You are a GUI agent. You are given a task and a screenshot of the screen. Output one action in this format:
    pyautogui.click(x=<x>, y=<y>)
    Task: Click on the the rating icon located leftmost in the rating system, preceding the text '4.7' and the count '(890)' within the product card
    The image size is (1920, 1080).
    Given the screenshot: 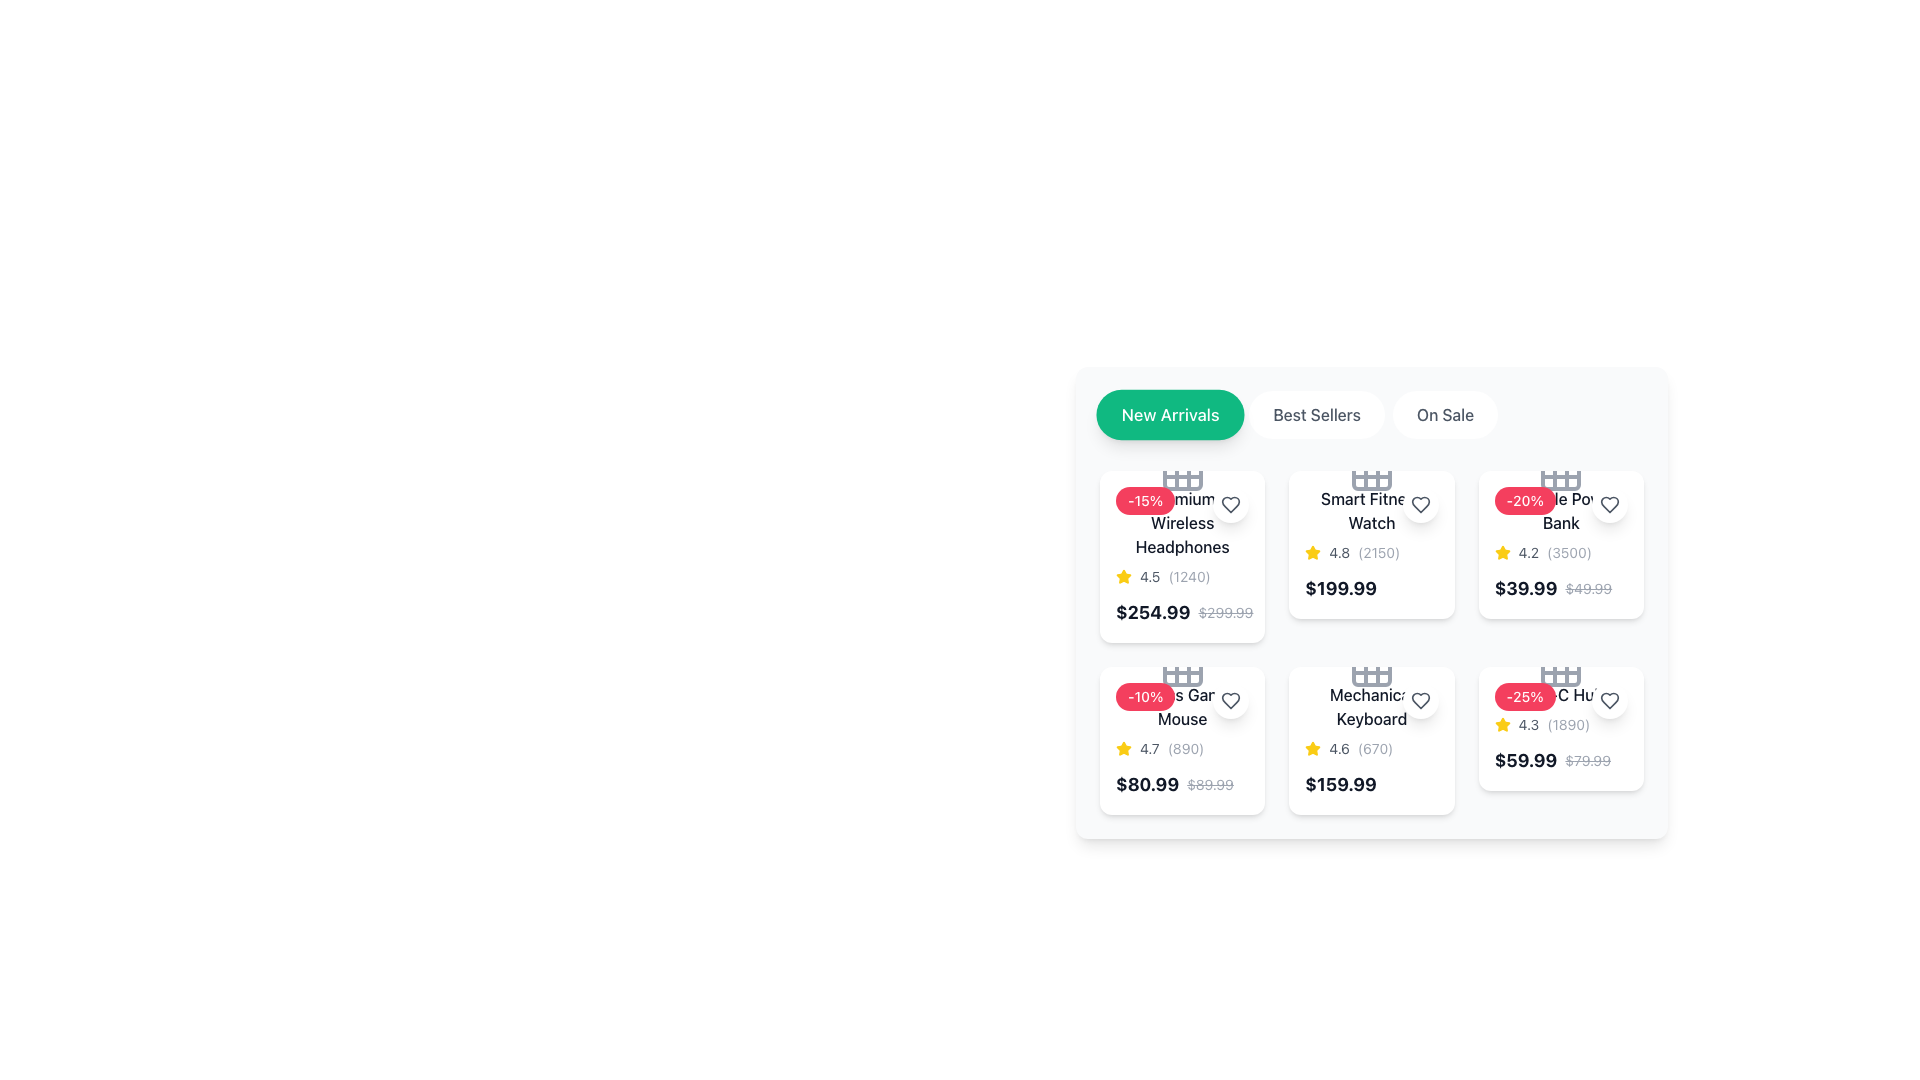 What is the action you would take?
    pyautogui.click(x=1123, y=748)
    